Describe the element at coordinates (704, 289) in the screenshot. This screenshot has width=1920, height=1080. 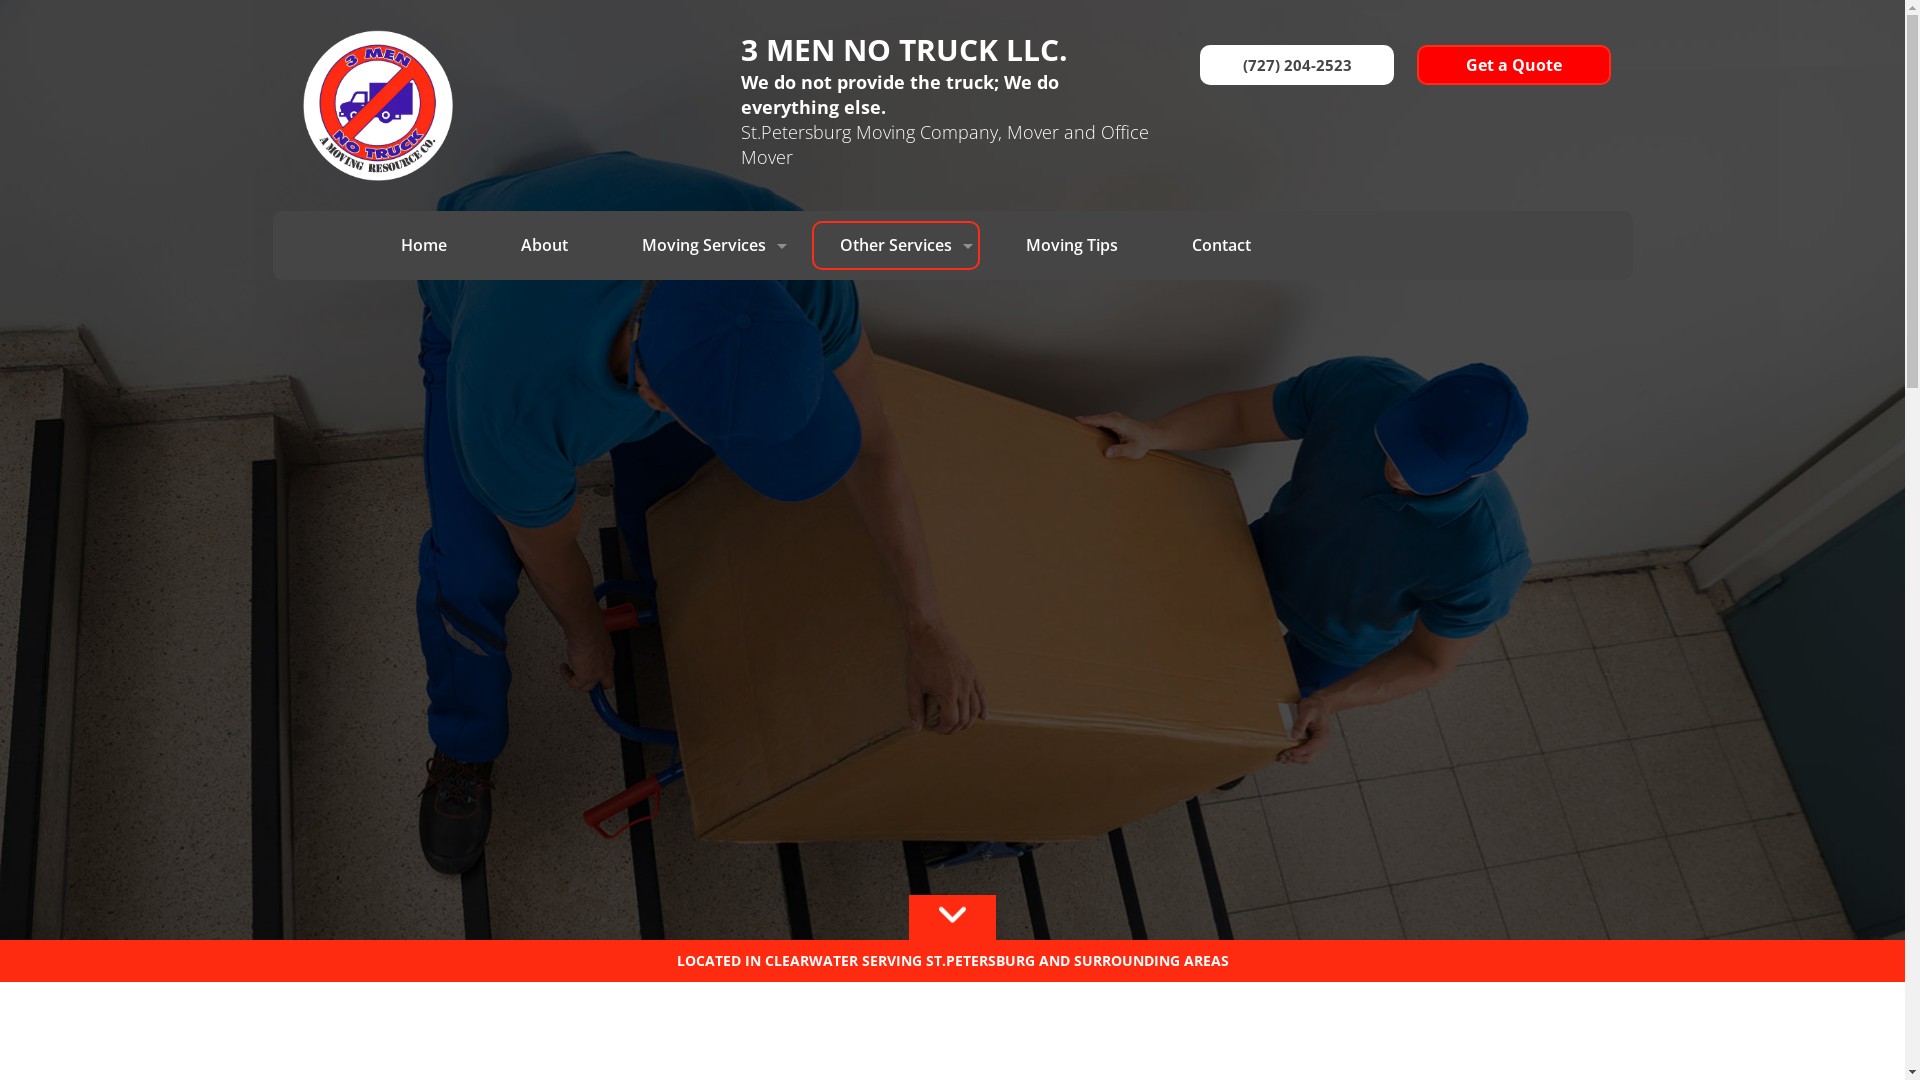
I see `'Long Distance Moving'` at that location.